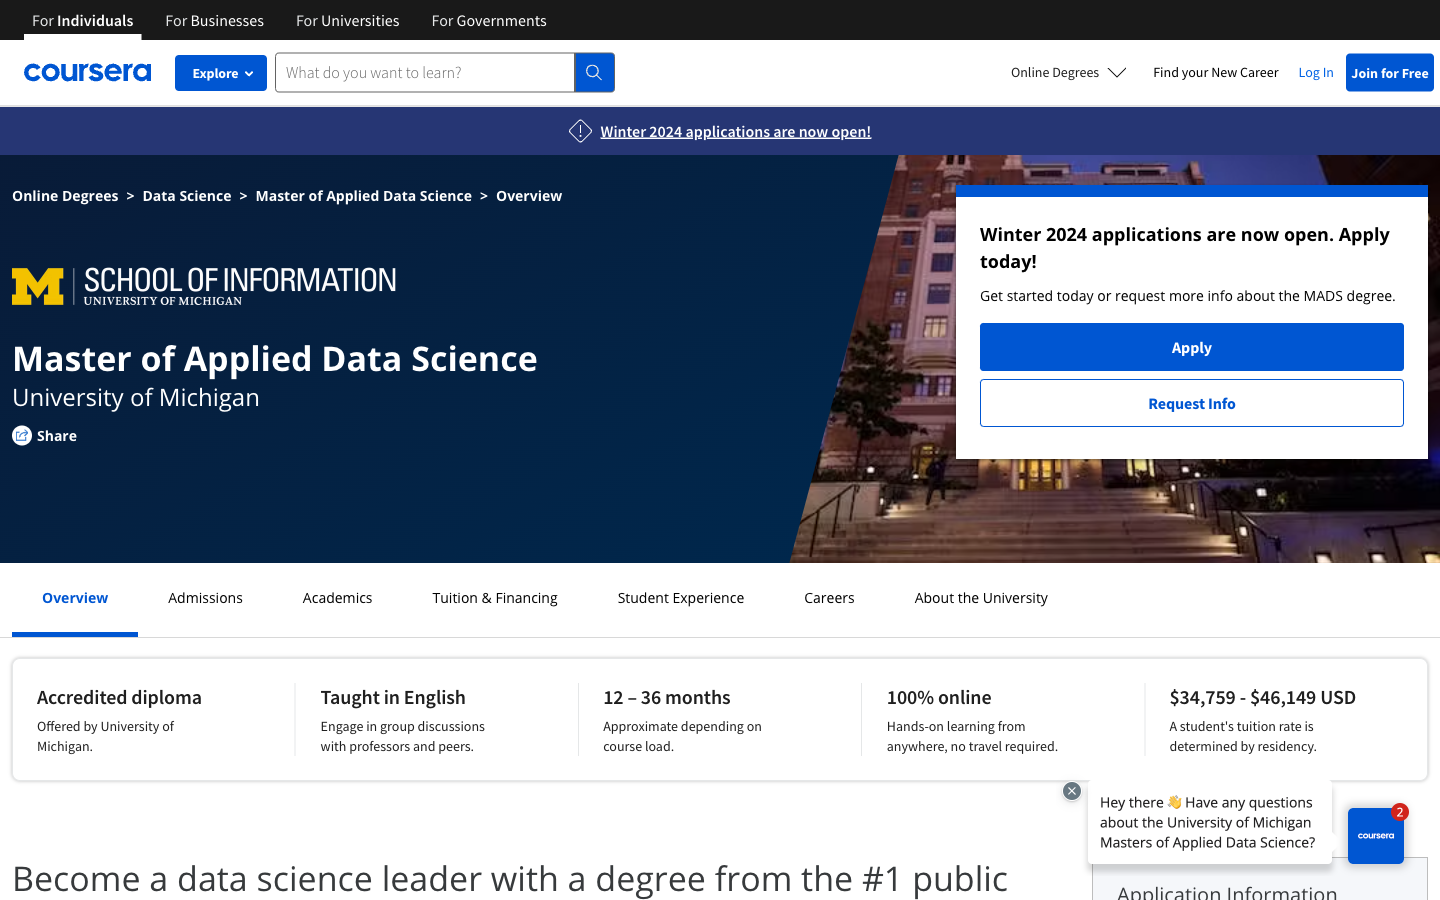  What do you see at coordinates (205, 597) in the screenshot?
I see `for the course admission` at bounding box center [205, 597].